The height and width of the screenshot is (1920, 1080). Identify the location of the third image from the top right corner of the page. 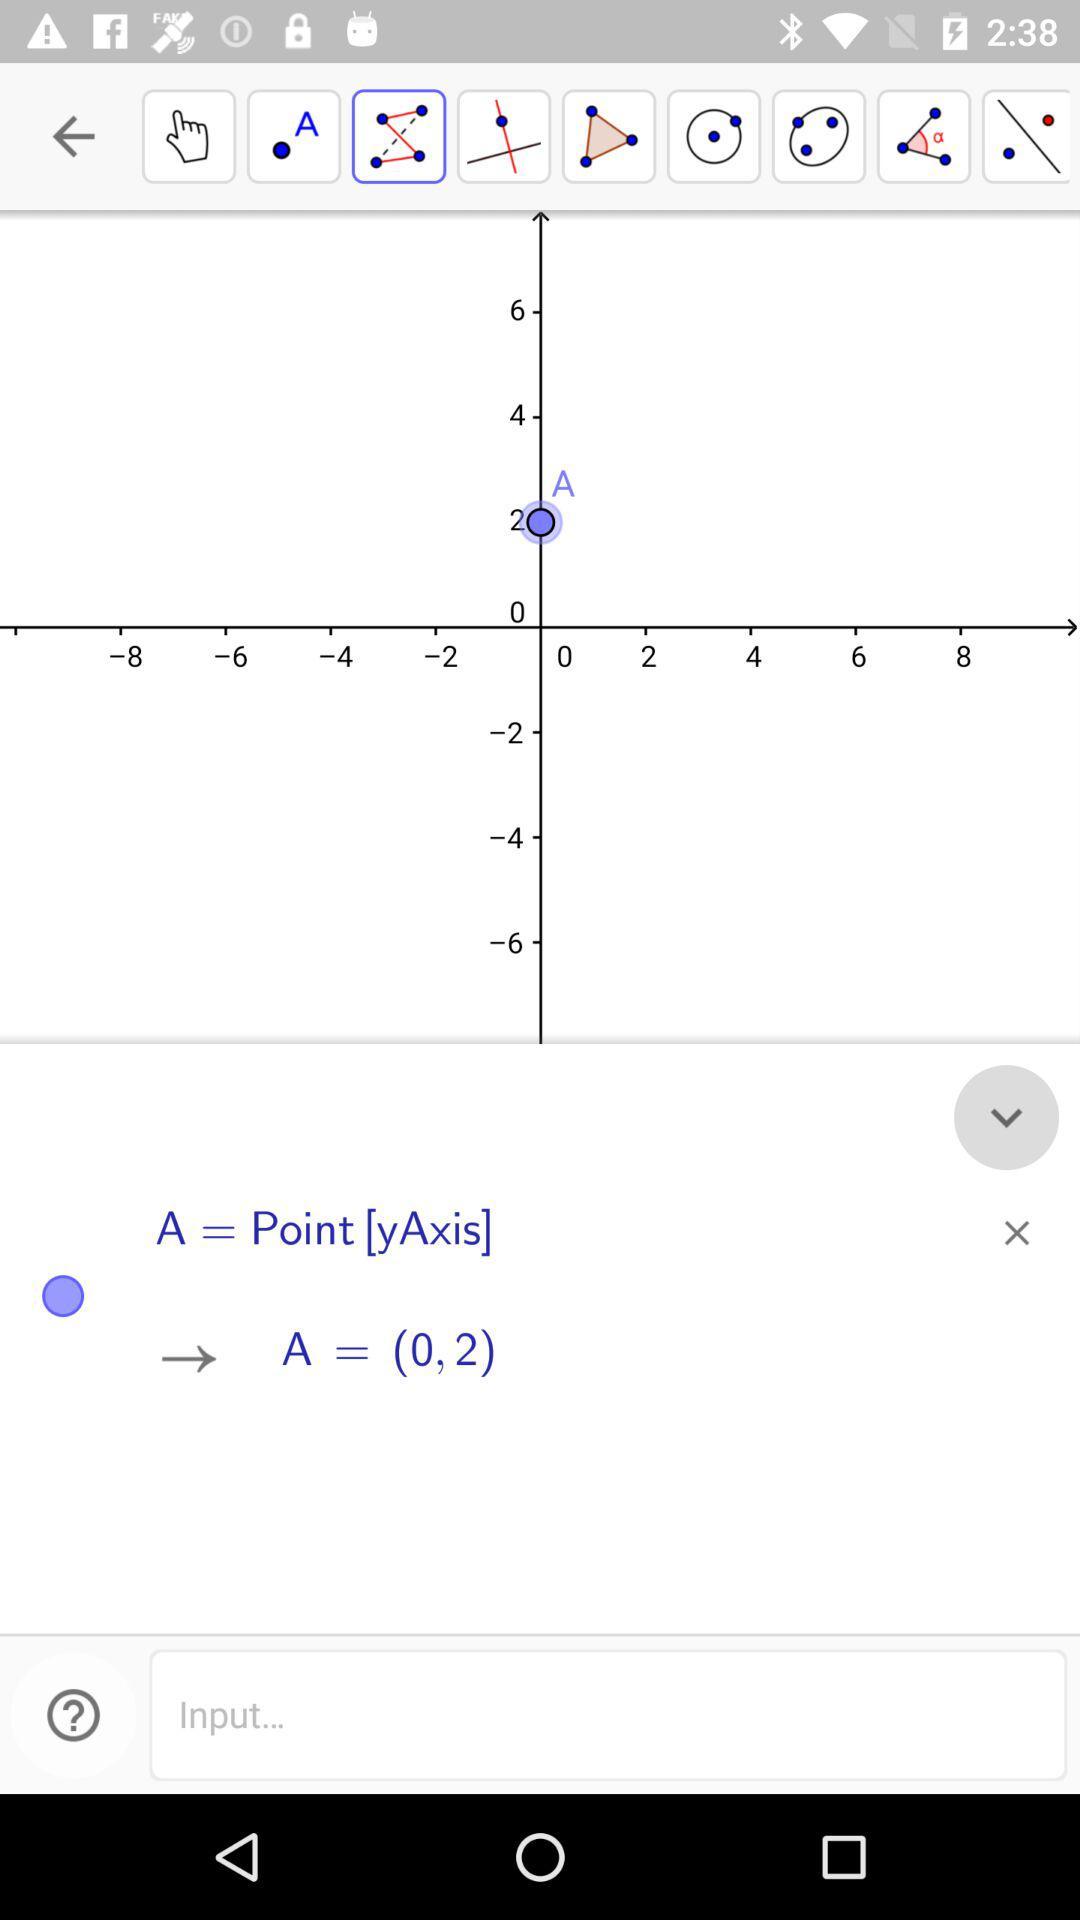
(818, 135).